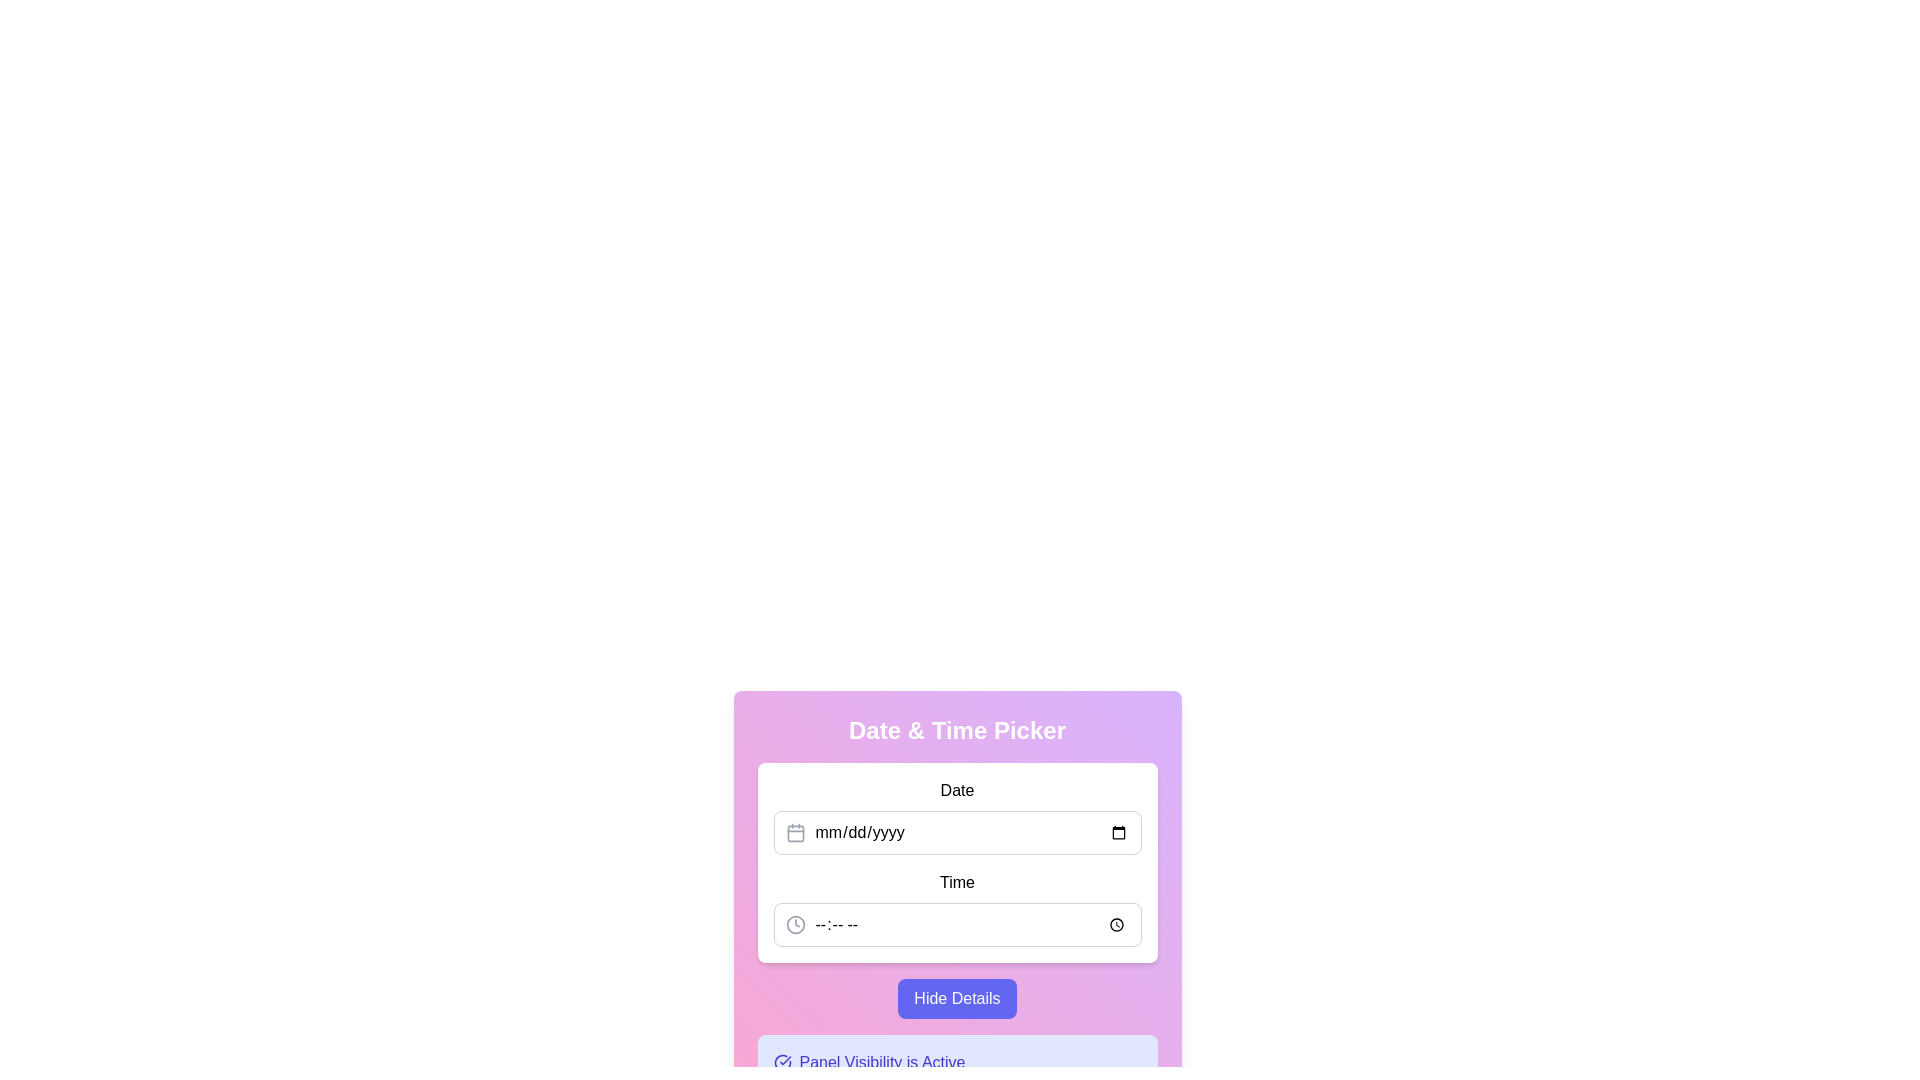  What do you see at coordinates (781, 1062) in the screenshot?
I see `the circular icon with a checkmark that is positioned left-aligned relative to the text 'Panel Visibility is Active'` at bounding box center [781, 1062].